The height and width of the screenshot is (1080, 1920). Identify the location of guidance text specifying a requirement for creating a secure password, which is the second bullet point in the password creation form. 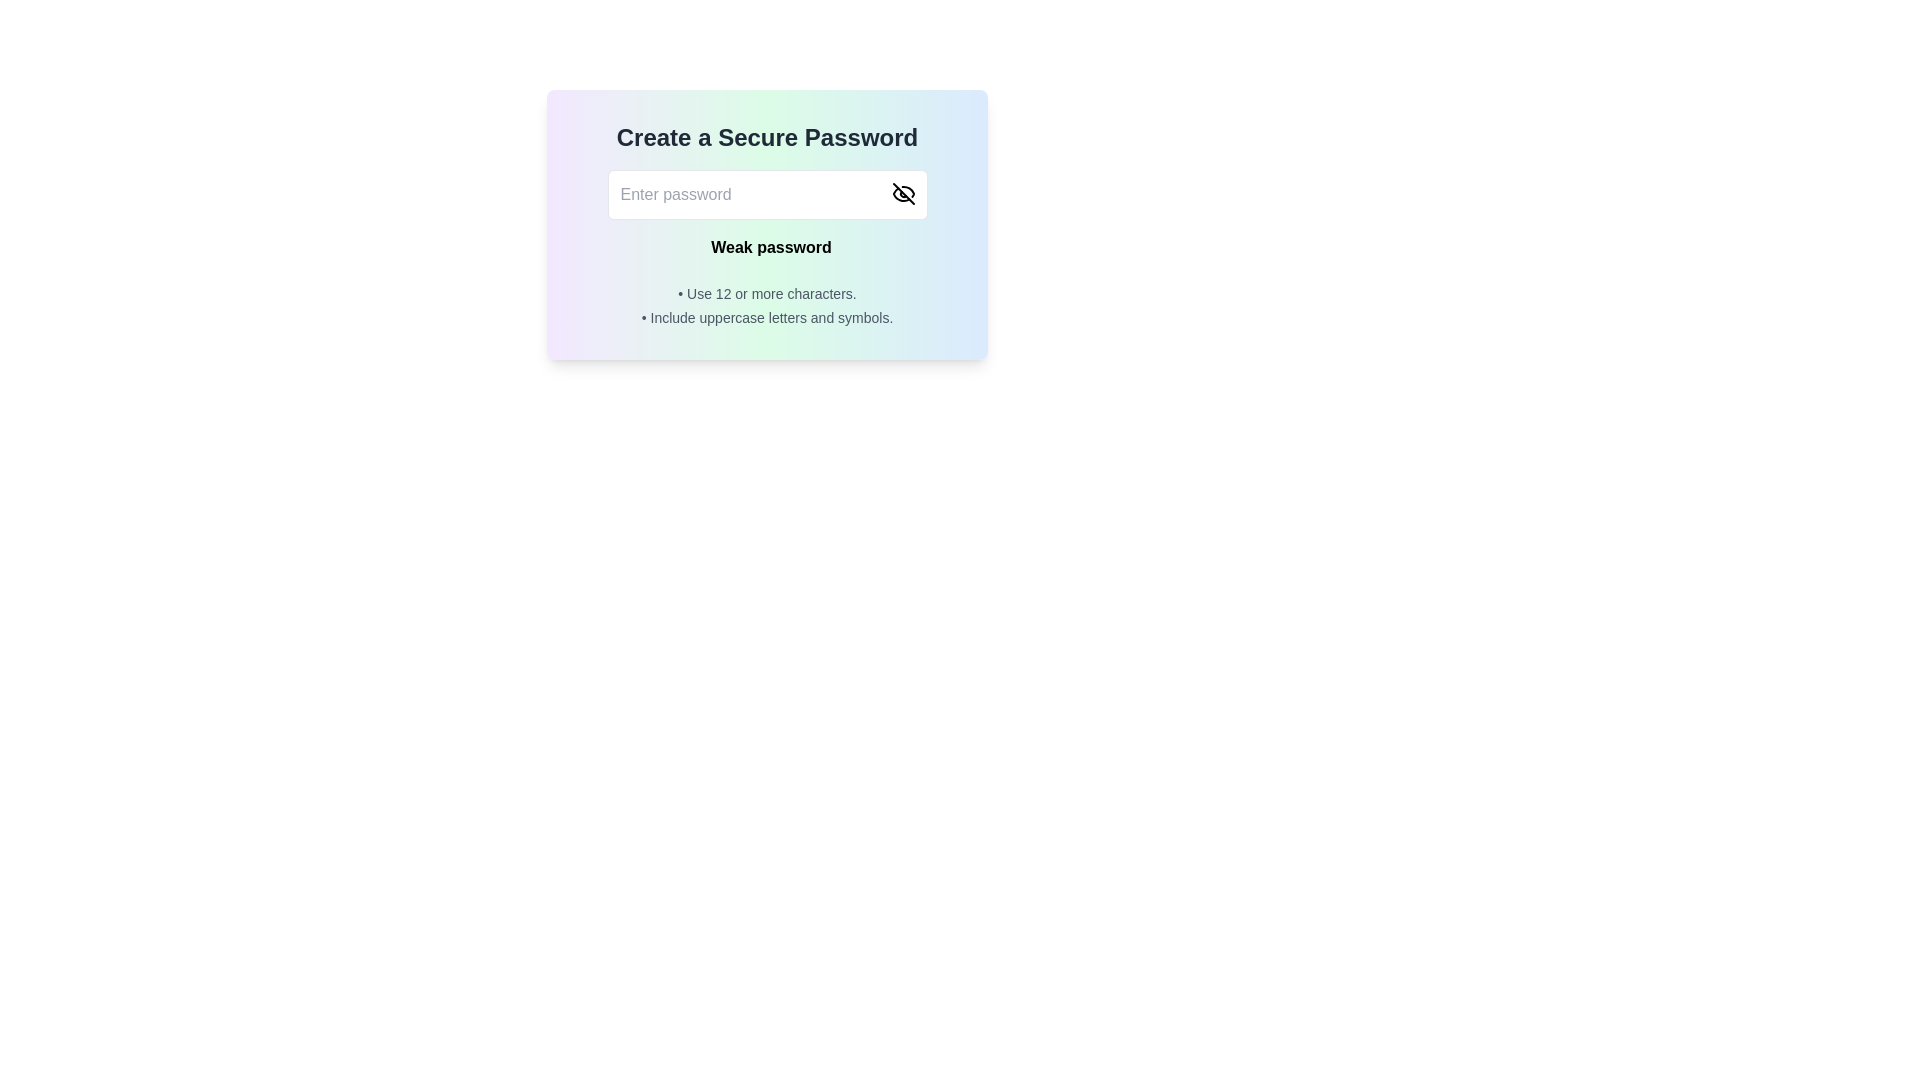
(766, 316).